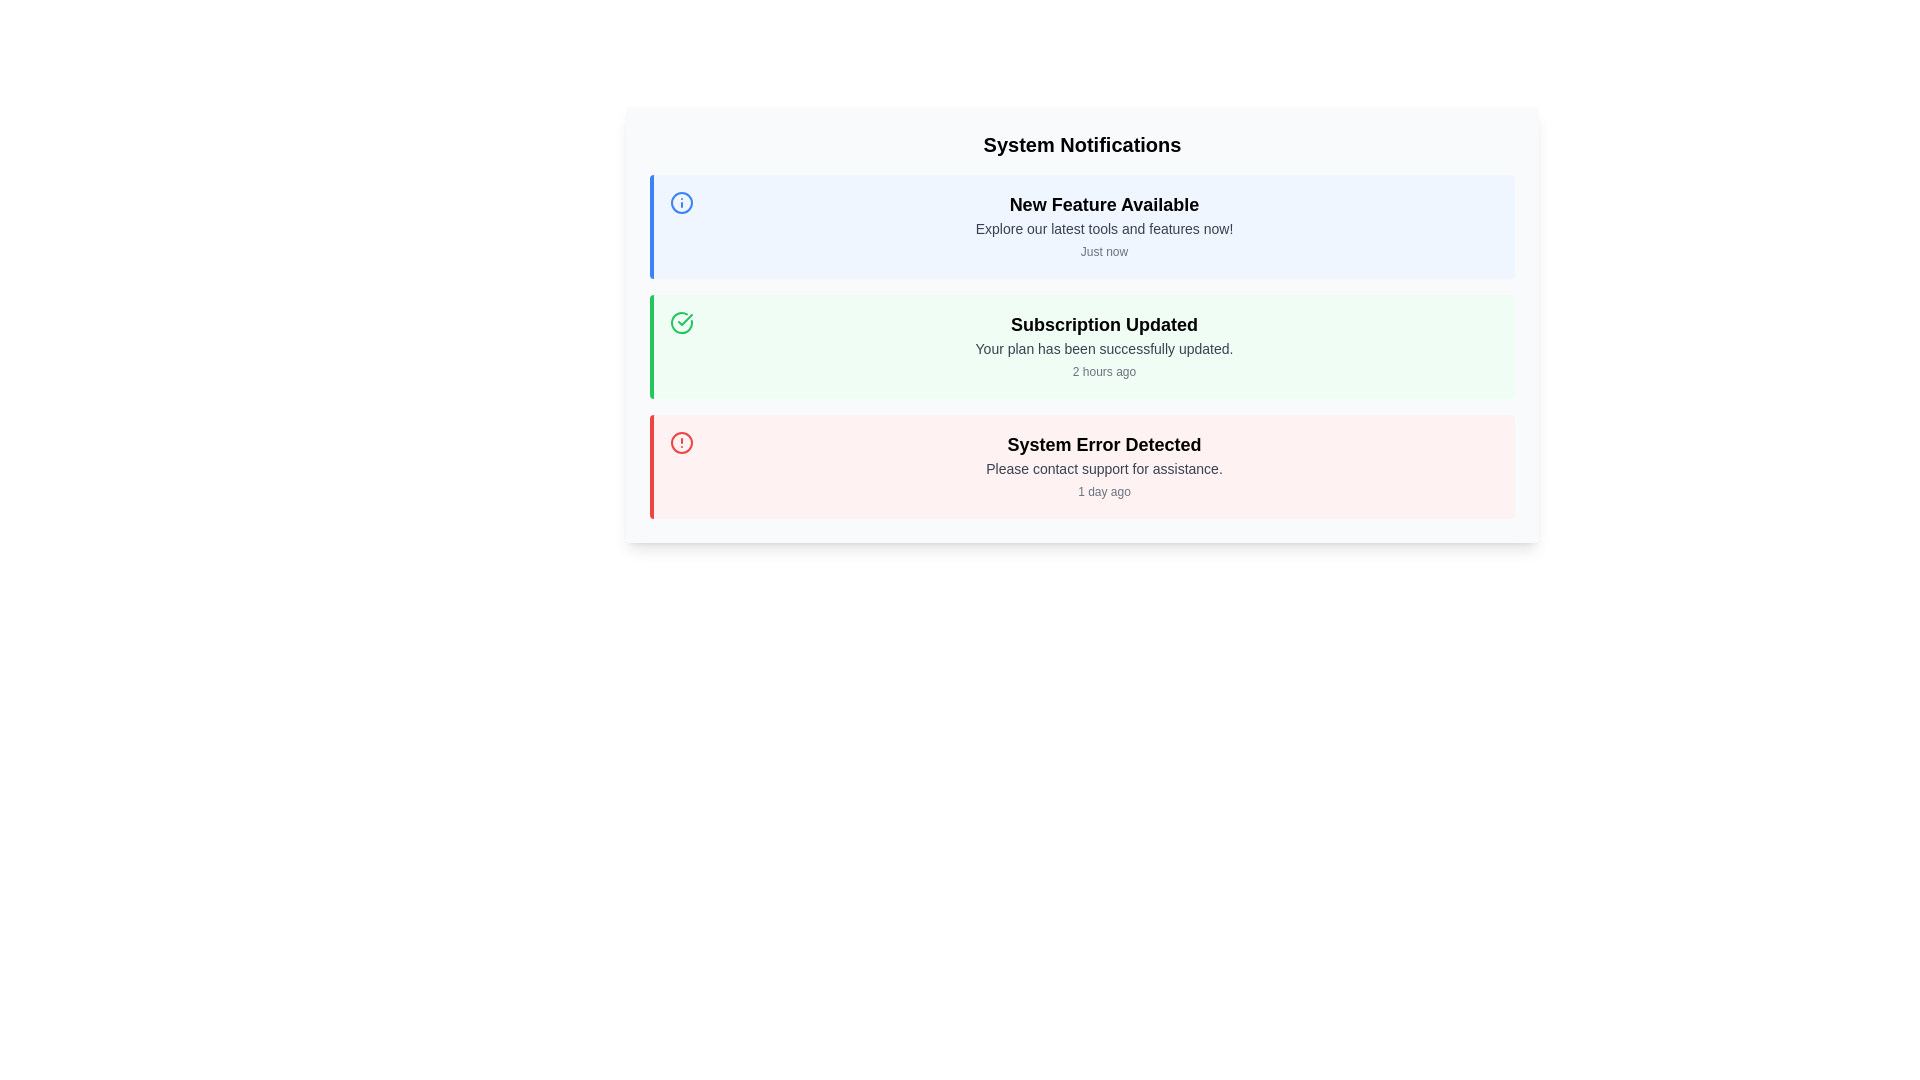 The width and height of the screenshot is (1920, 1080). I want to click on the text message that reads 'Please contact support for assistance.' which is styled in small gray font on a light pink background, located below 'System Error Detected' and above the timestamp '1 day ago', so click(1103, 469).